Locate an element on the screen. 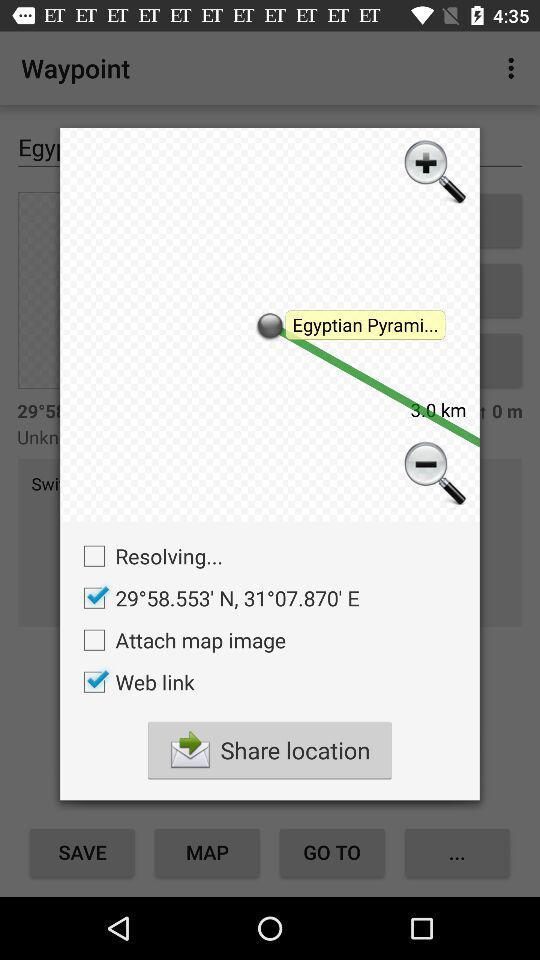 The image size is (540, 960). the item below the 29 58 553 icon is located at coordinates (179, 639).